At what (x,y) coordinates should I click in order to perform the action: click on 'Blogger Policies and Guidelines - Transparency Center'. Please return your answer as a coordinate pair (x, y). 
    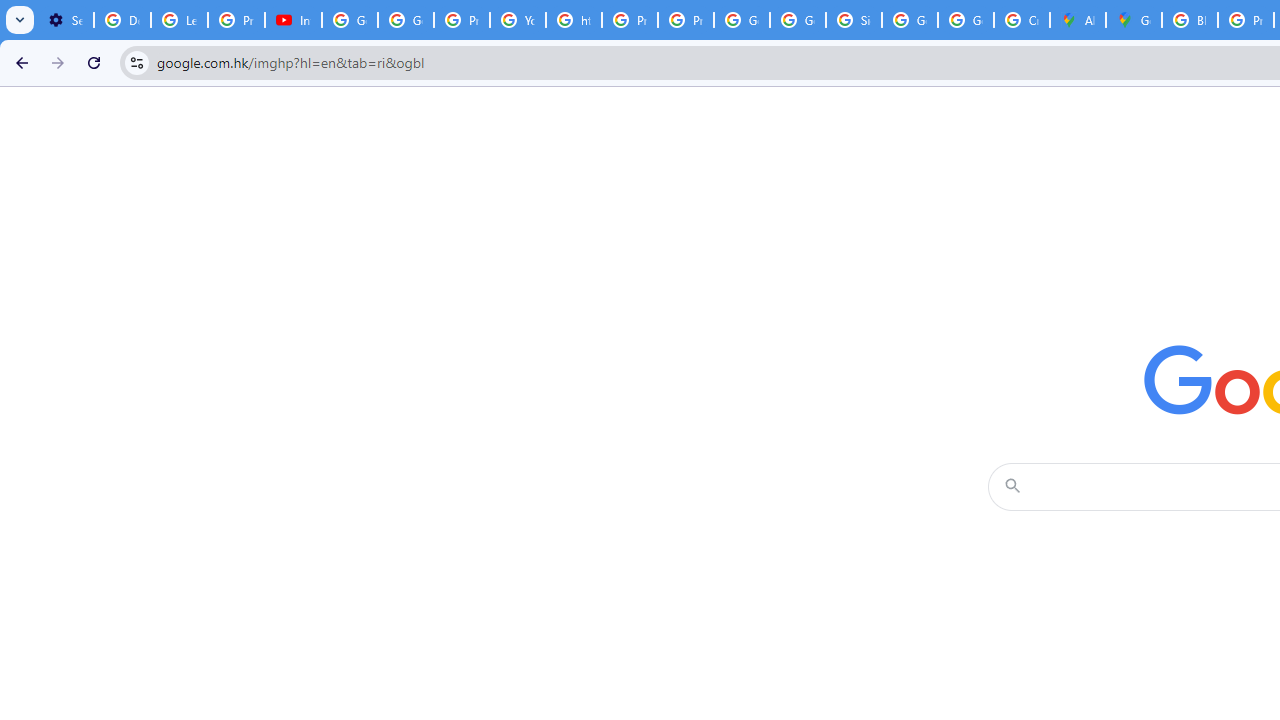
    Looking at the image, I should click on (1190, 20).